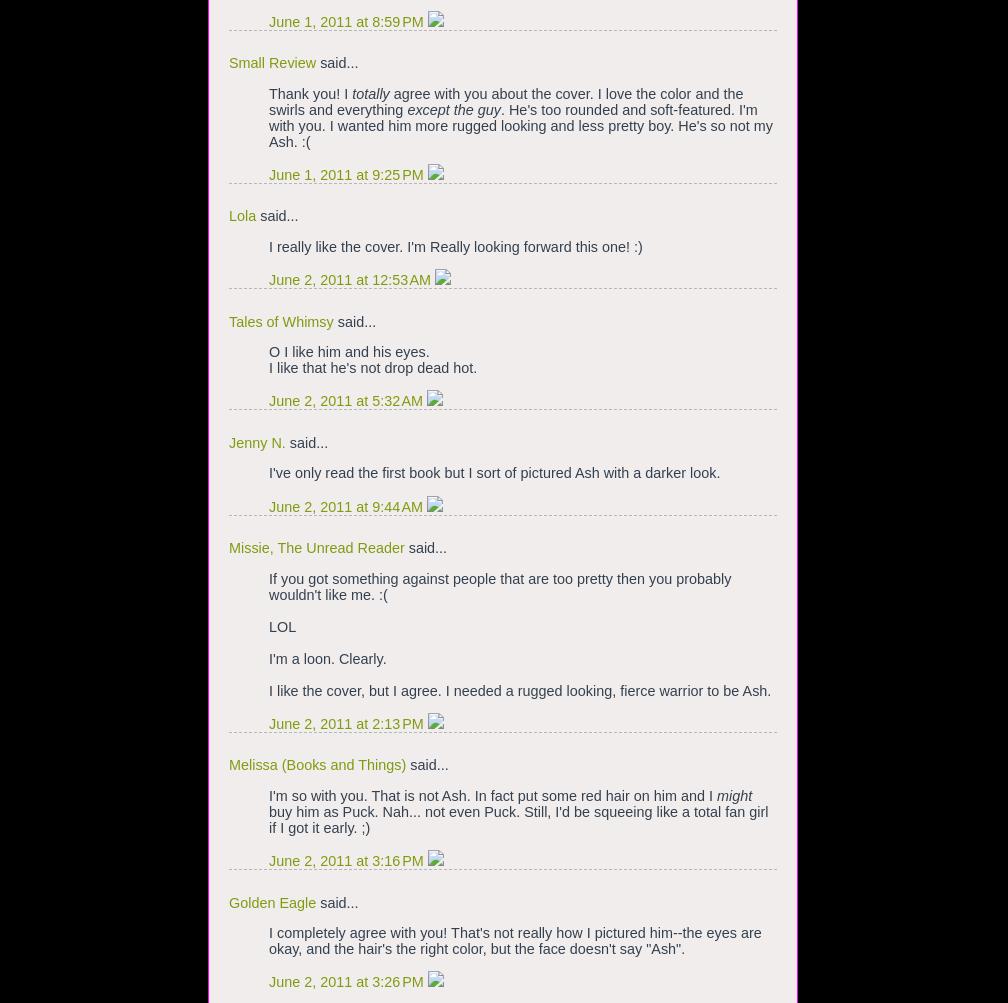 This screenshot has width=1008, height=1003. What do you see at coordinates (229, 319) in the screenshot?
I see `'Tales of Whimsy'` at bounding box center [229, 319].